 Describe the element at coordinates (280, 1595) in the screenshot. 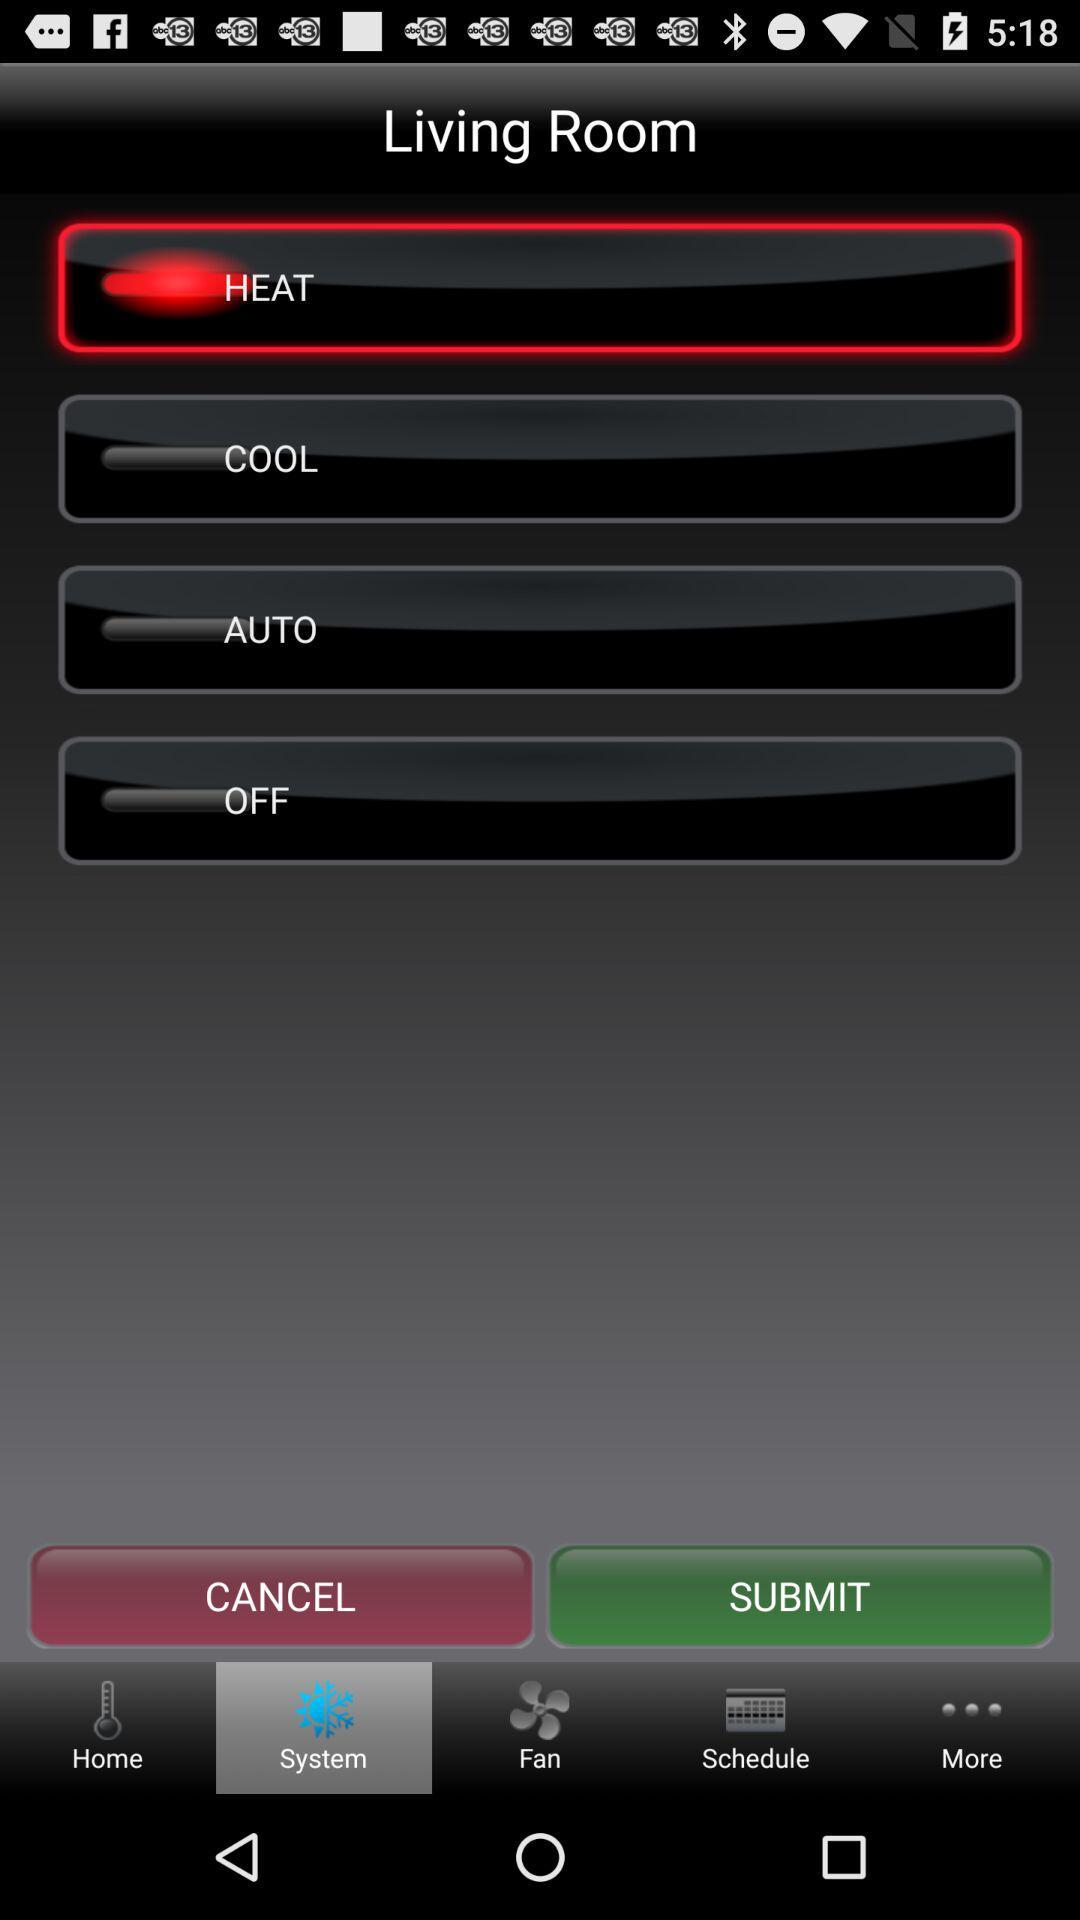

I see `button next to submit icon` at that location.